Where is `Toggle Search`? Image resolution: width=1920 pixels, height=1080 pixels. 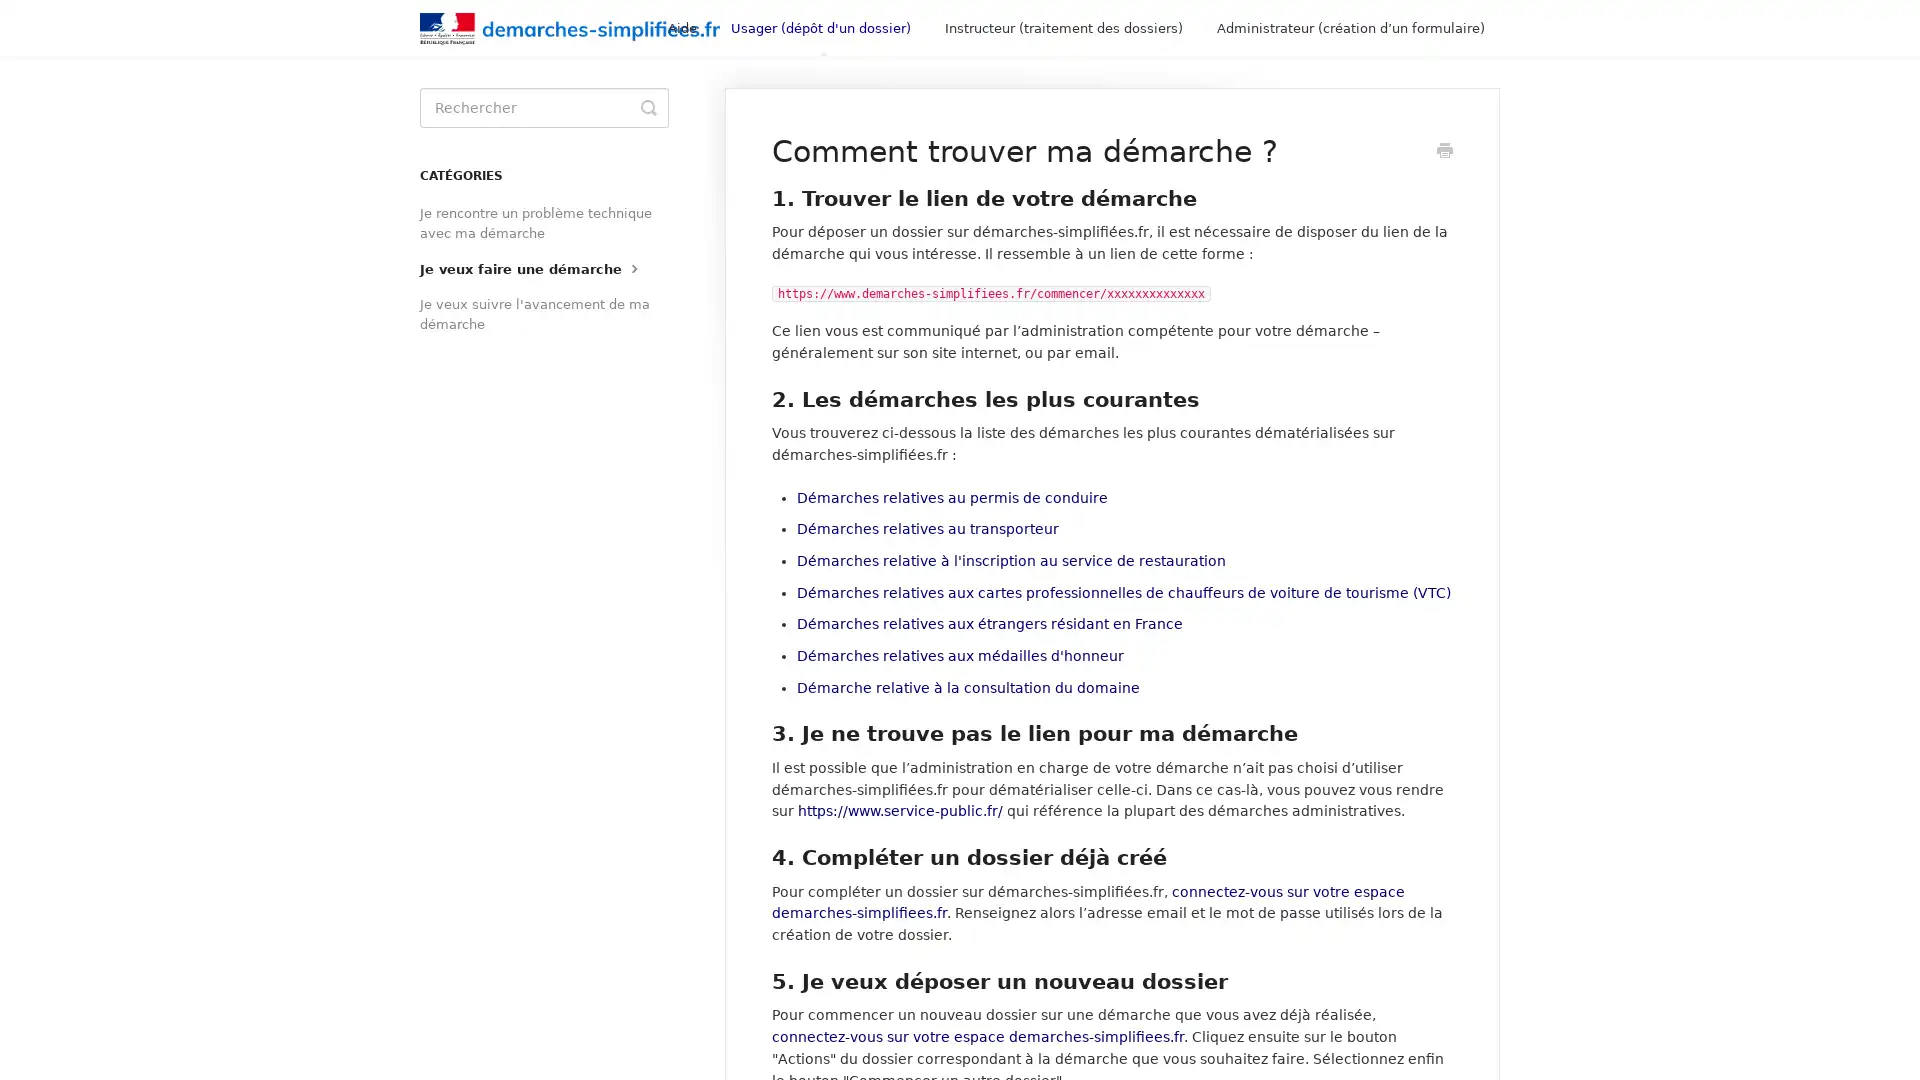 Toggle Search is located at coordinates (648, 107).